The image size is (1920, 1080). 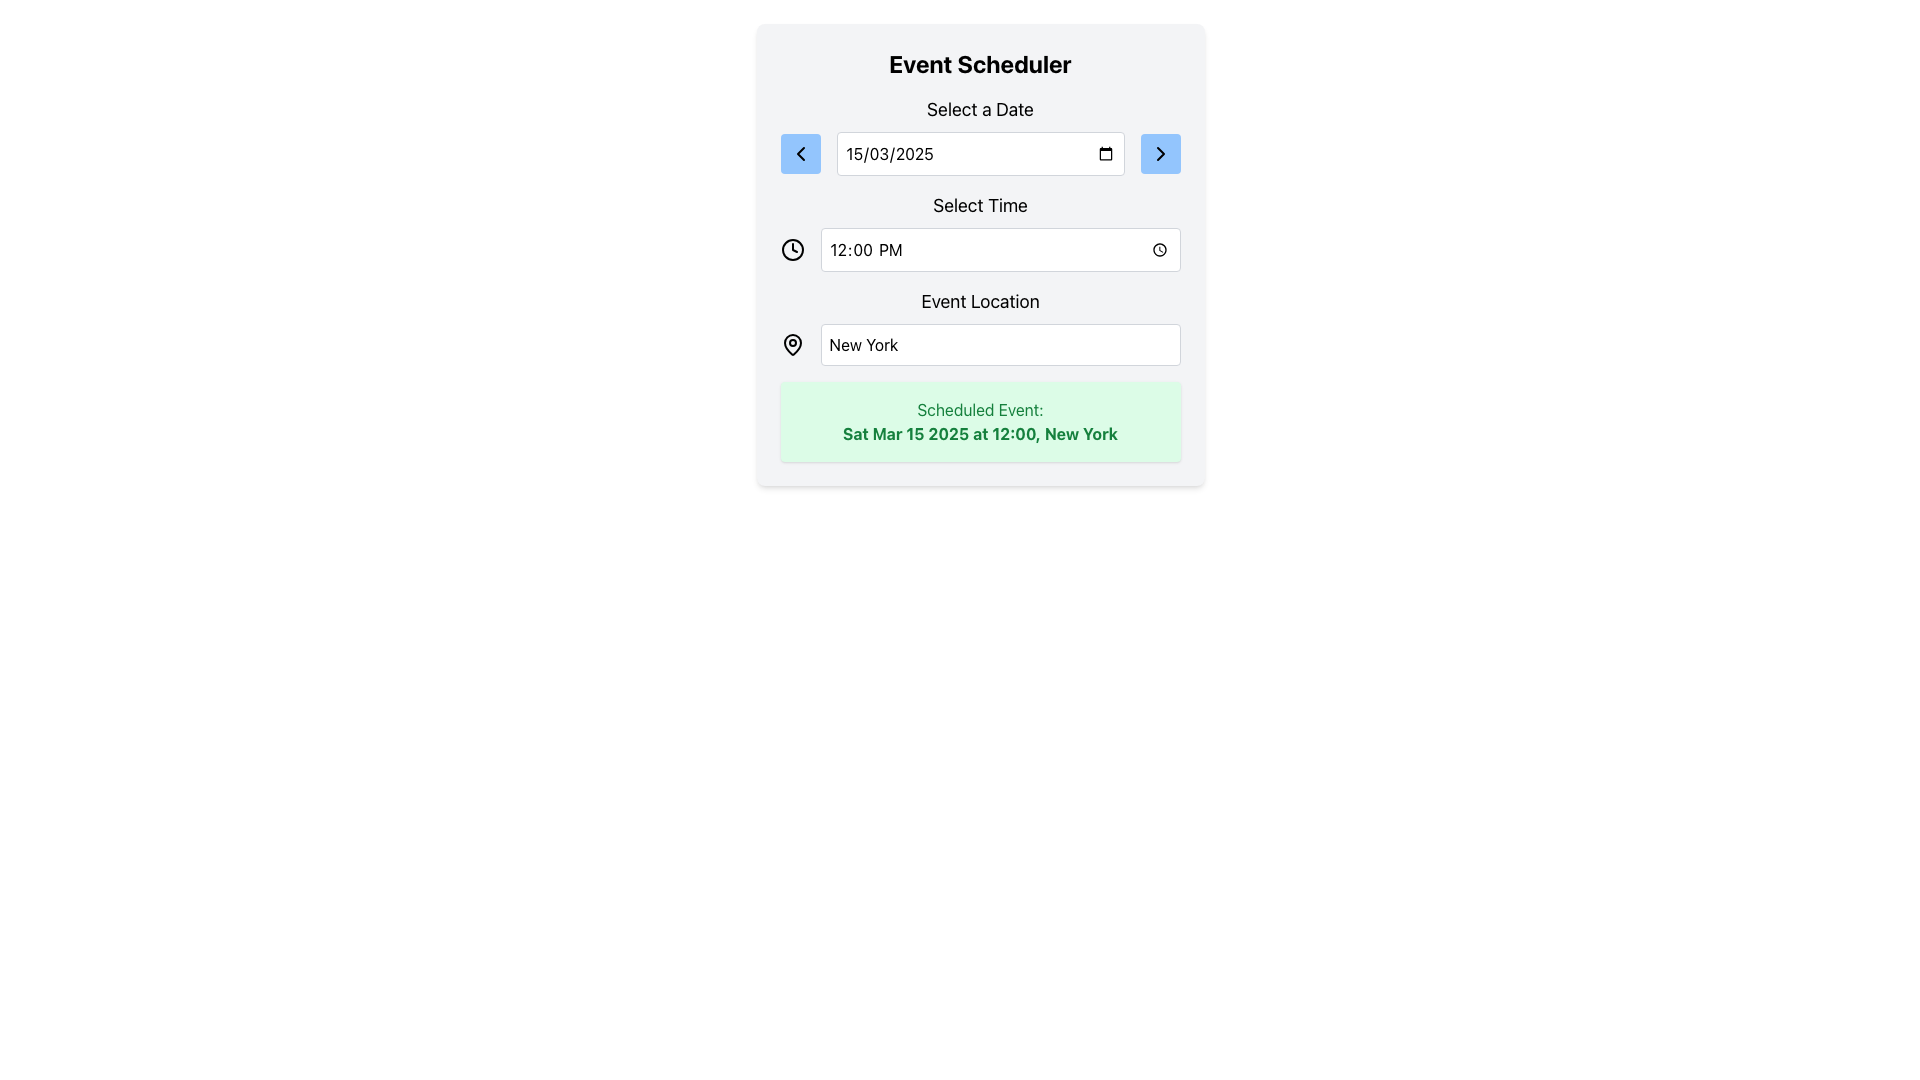 I want to click on the rounded rectangular blue button with an inward-facing arrow, so click(x=800, y=153).